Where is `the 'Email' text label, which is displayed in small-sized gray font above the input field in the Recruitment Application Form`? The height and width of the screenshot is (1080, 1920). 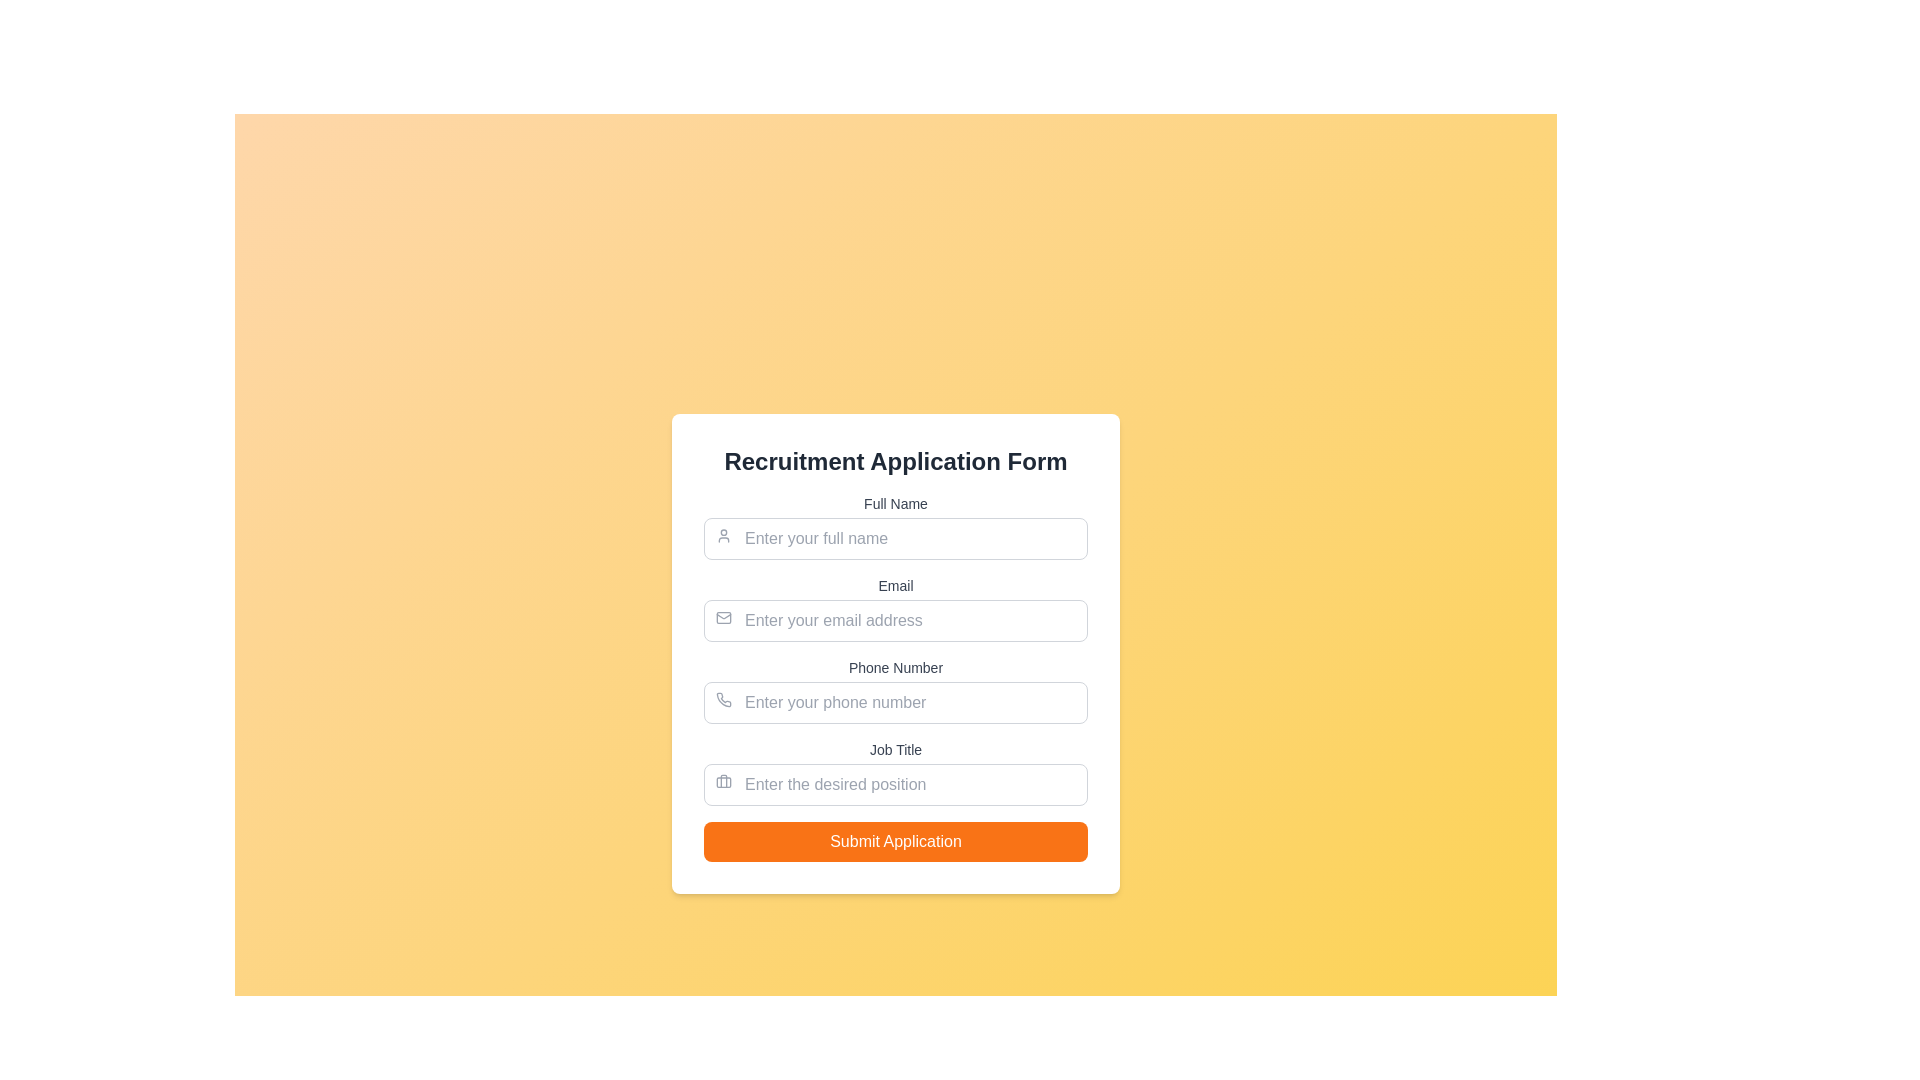 the 'Email' text label, which is displayed in small-sized gray font above the input field in the Recruitment Application Form is located at coordinates (895, 585).